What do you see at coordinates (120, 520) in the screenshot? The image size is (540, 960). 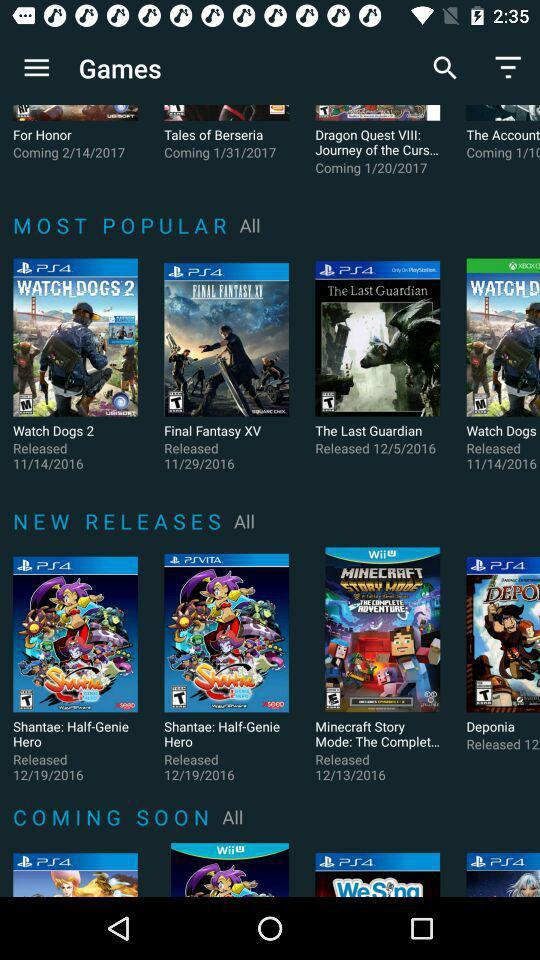 I see `the icon below the released 11 14 item` at bounding box center [120, 520].